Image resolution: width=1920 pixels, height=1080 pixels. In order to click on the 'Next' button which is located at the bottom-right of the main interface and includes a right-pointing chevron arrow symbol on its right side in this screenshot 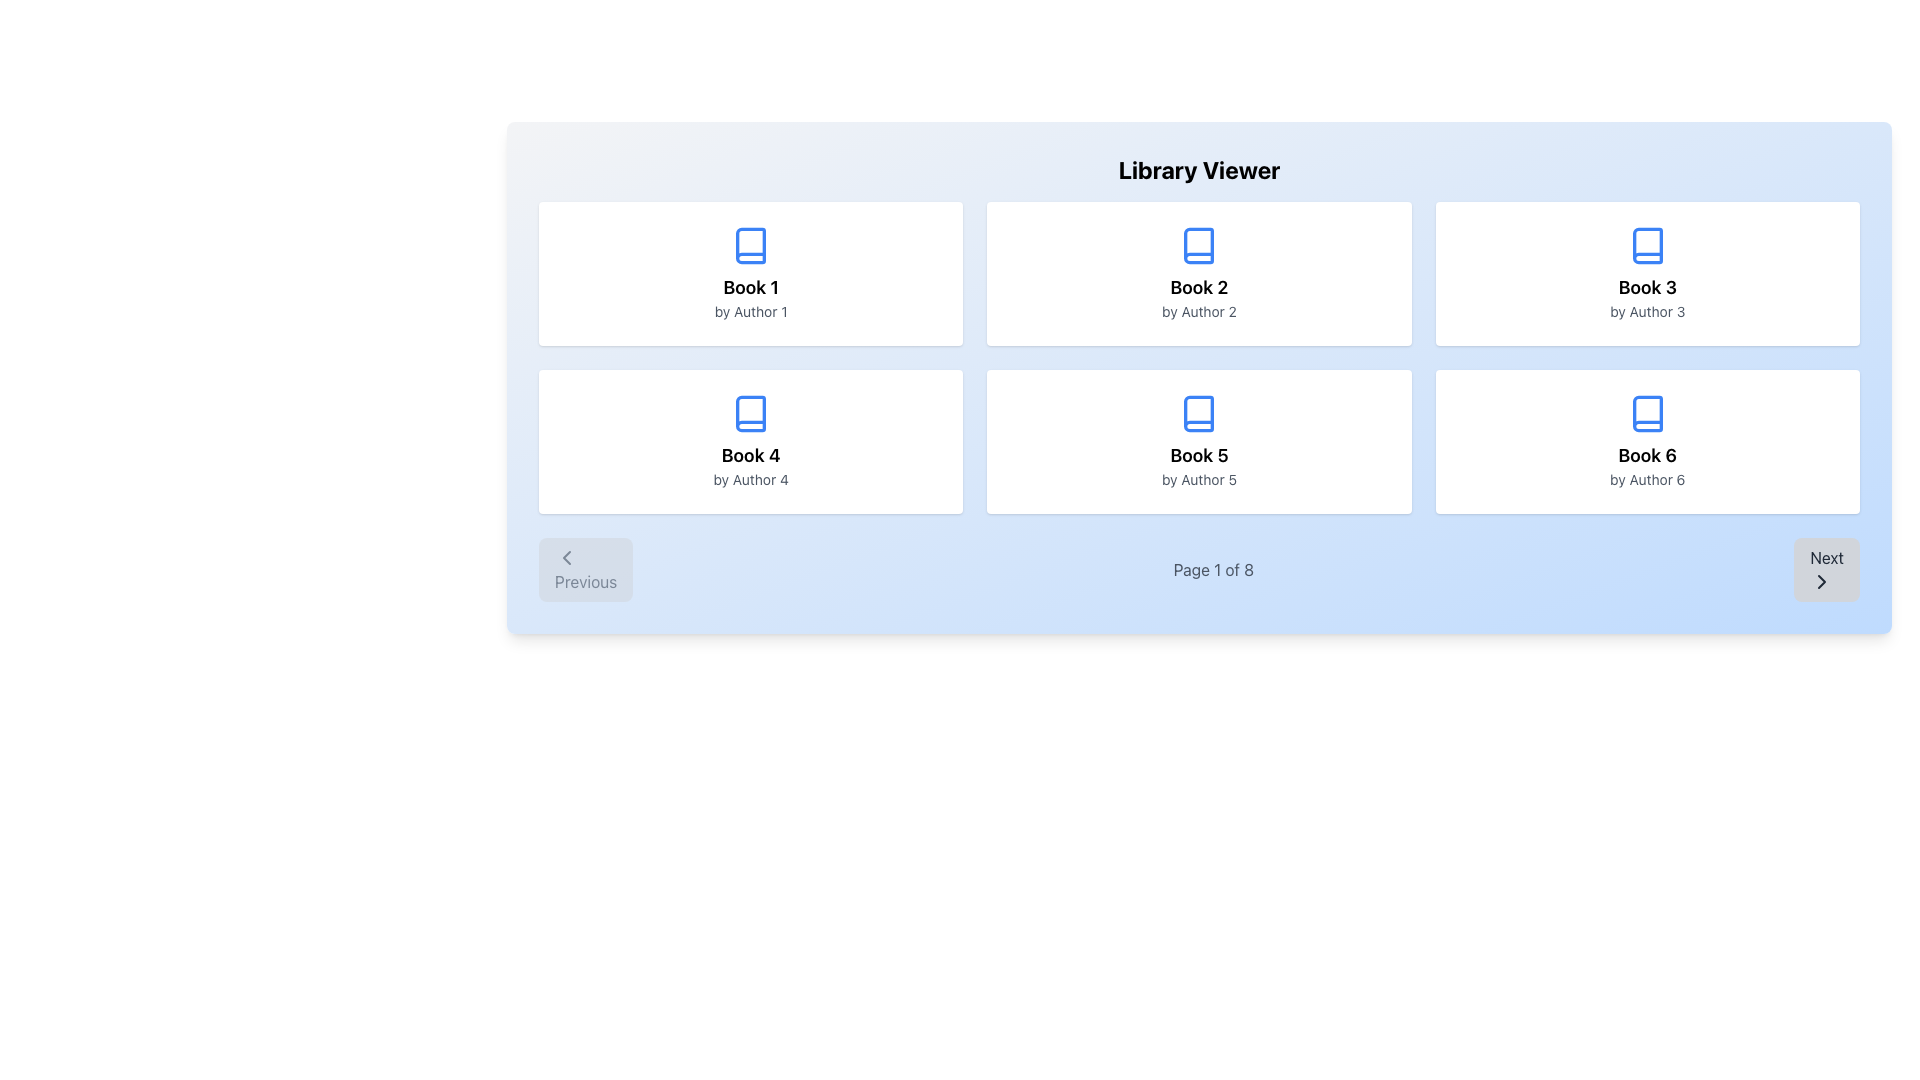, I will do `click(1822, 582)`.